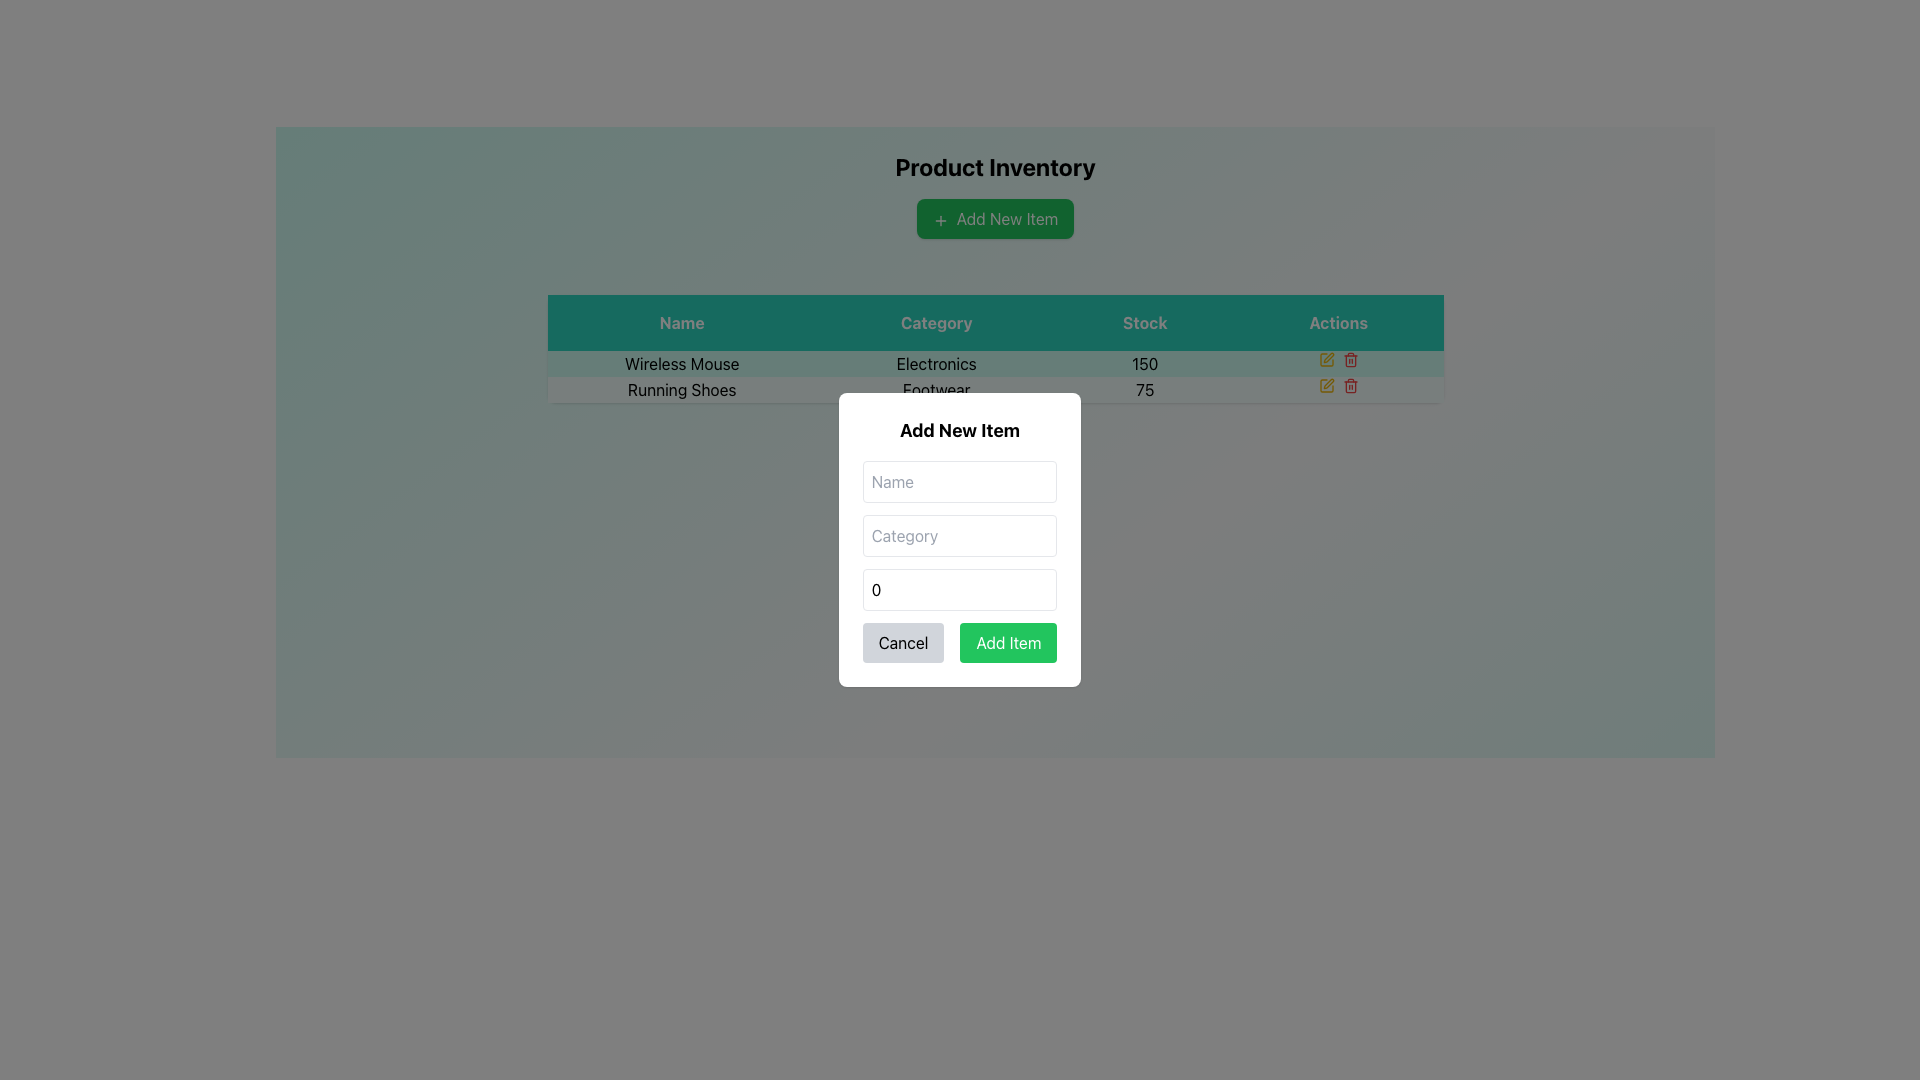 The height and width of the screenshot is (1080, 1920). What do you see at coordinates (1326, 358) in the screenshot?
I see `the SVG icon` at bounding box center [1326, 358].